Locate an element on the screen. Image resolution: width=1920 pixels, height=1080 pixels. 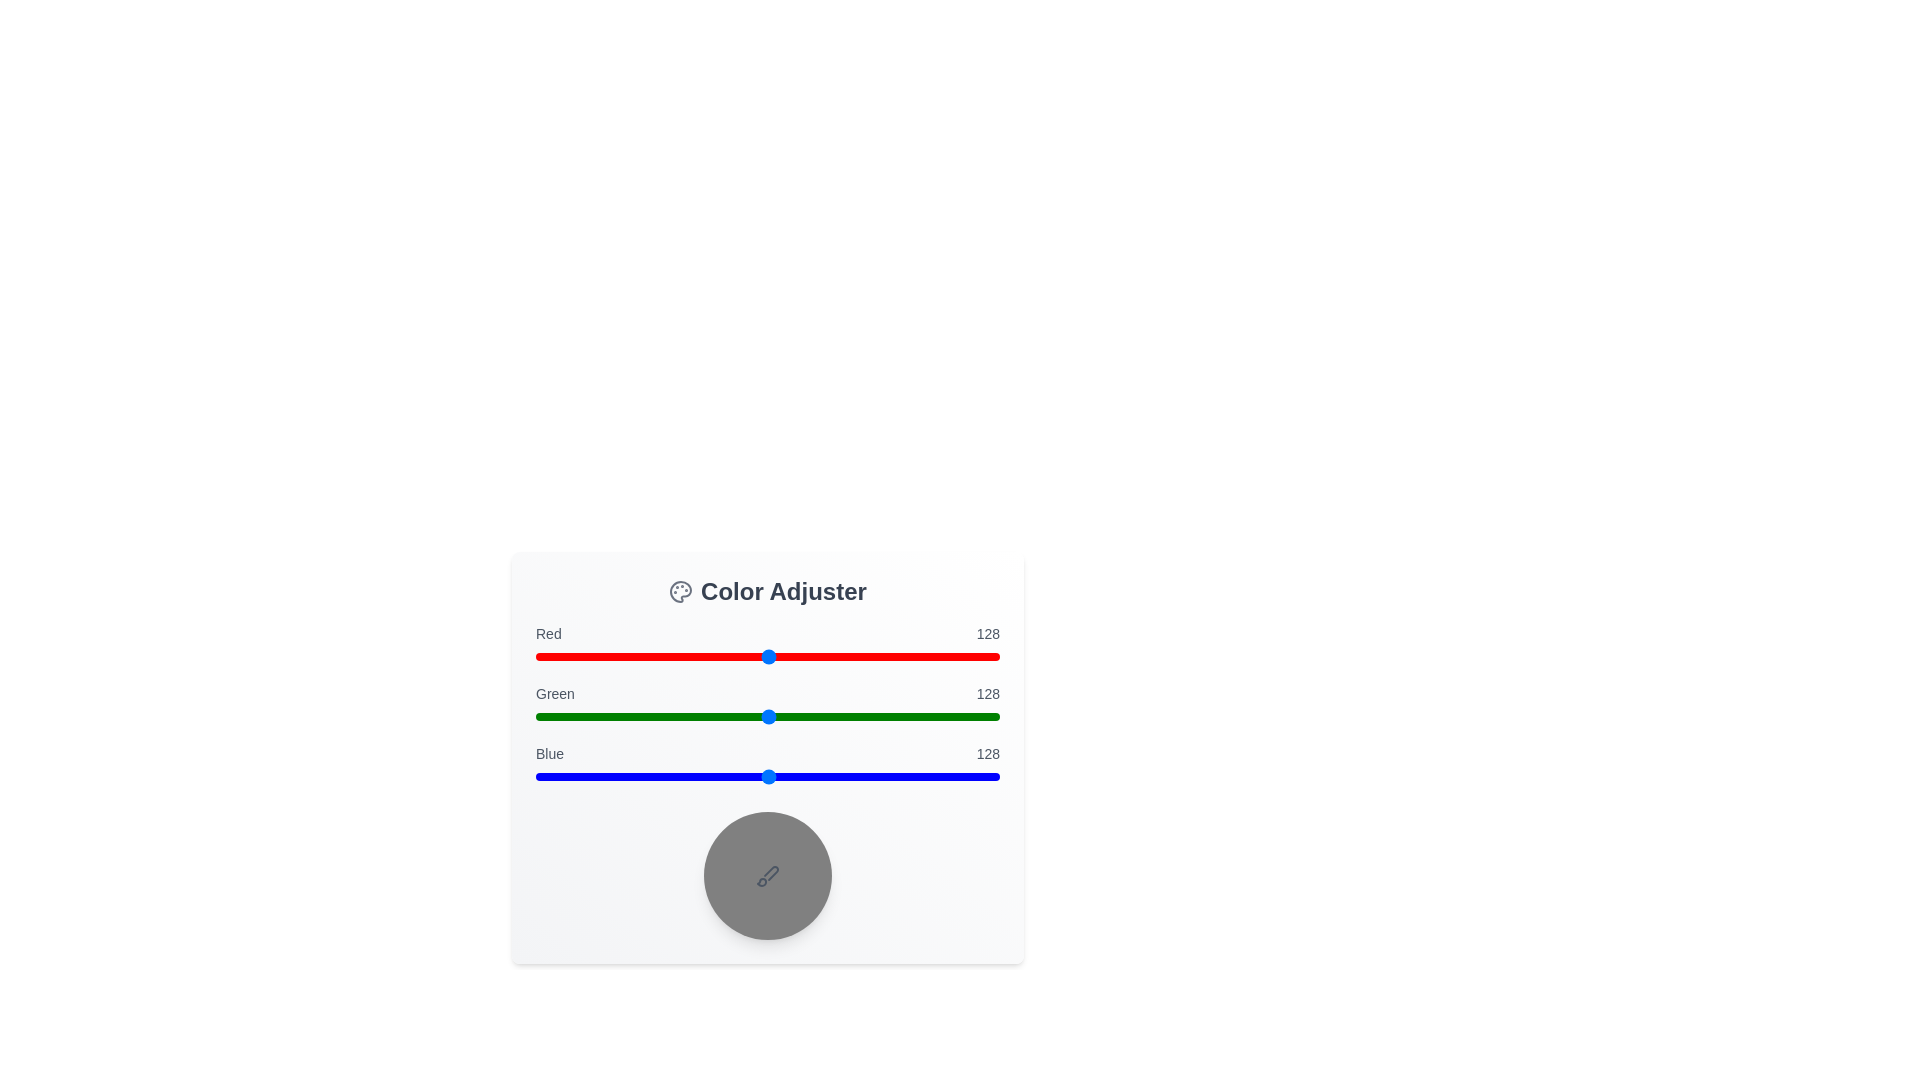
the blue slider to set its value to 47 is located at coordinates (620, 775).